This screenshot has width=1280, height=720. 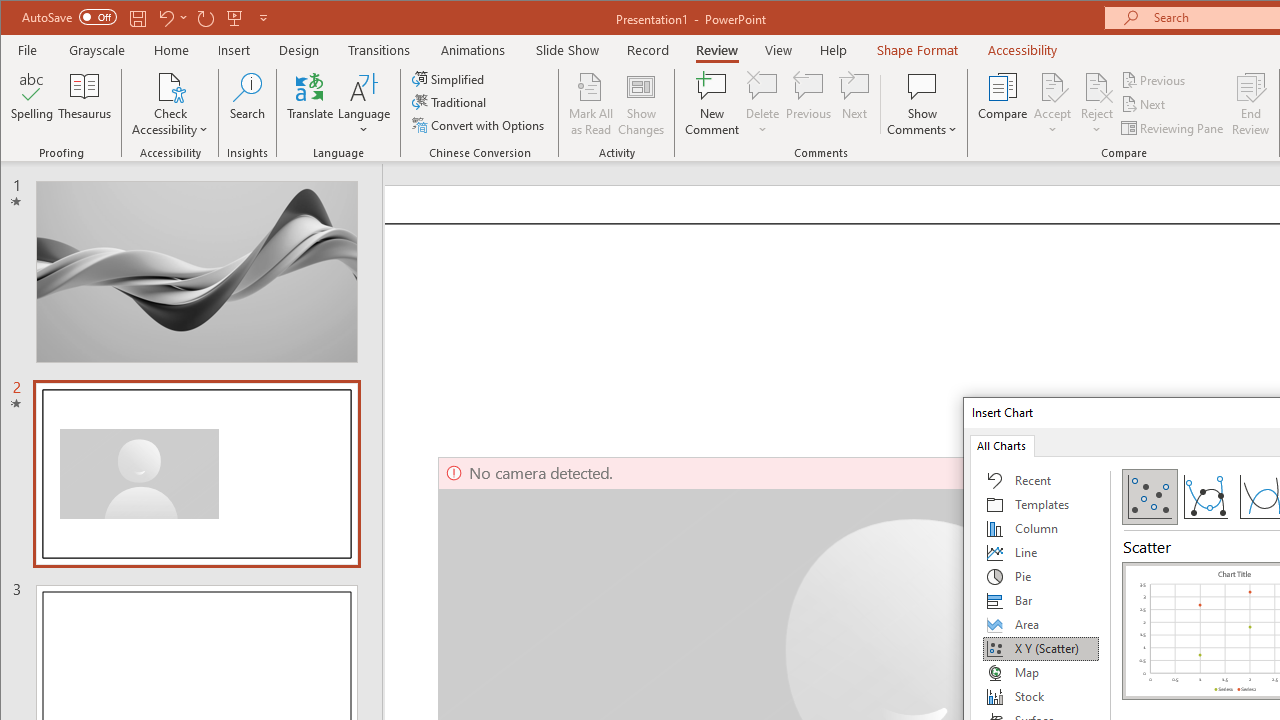 What do you see at coordinates (1040, 552) in the screenshot?
I see `'Line'` at bounding box center [1040, 552].